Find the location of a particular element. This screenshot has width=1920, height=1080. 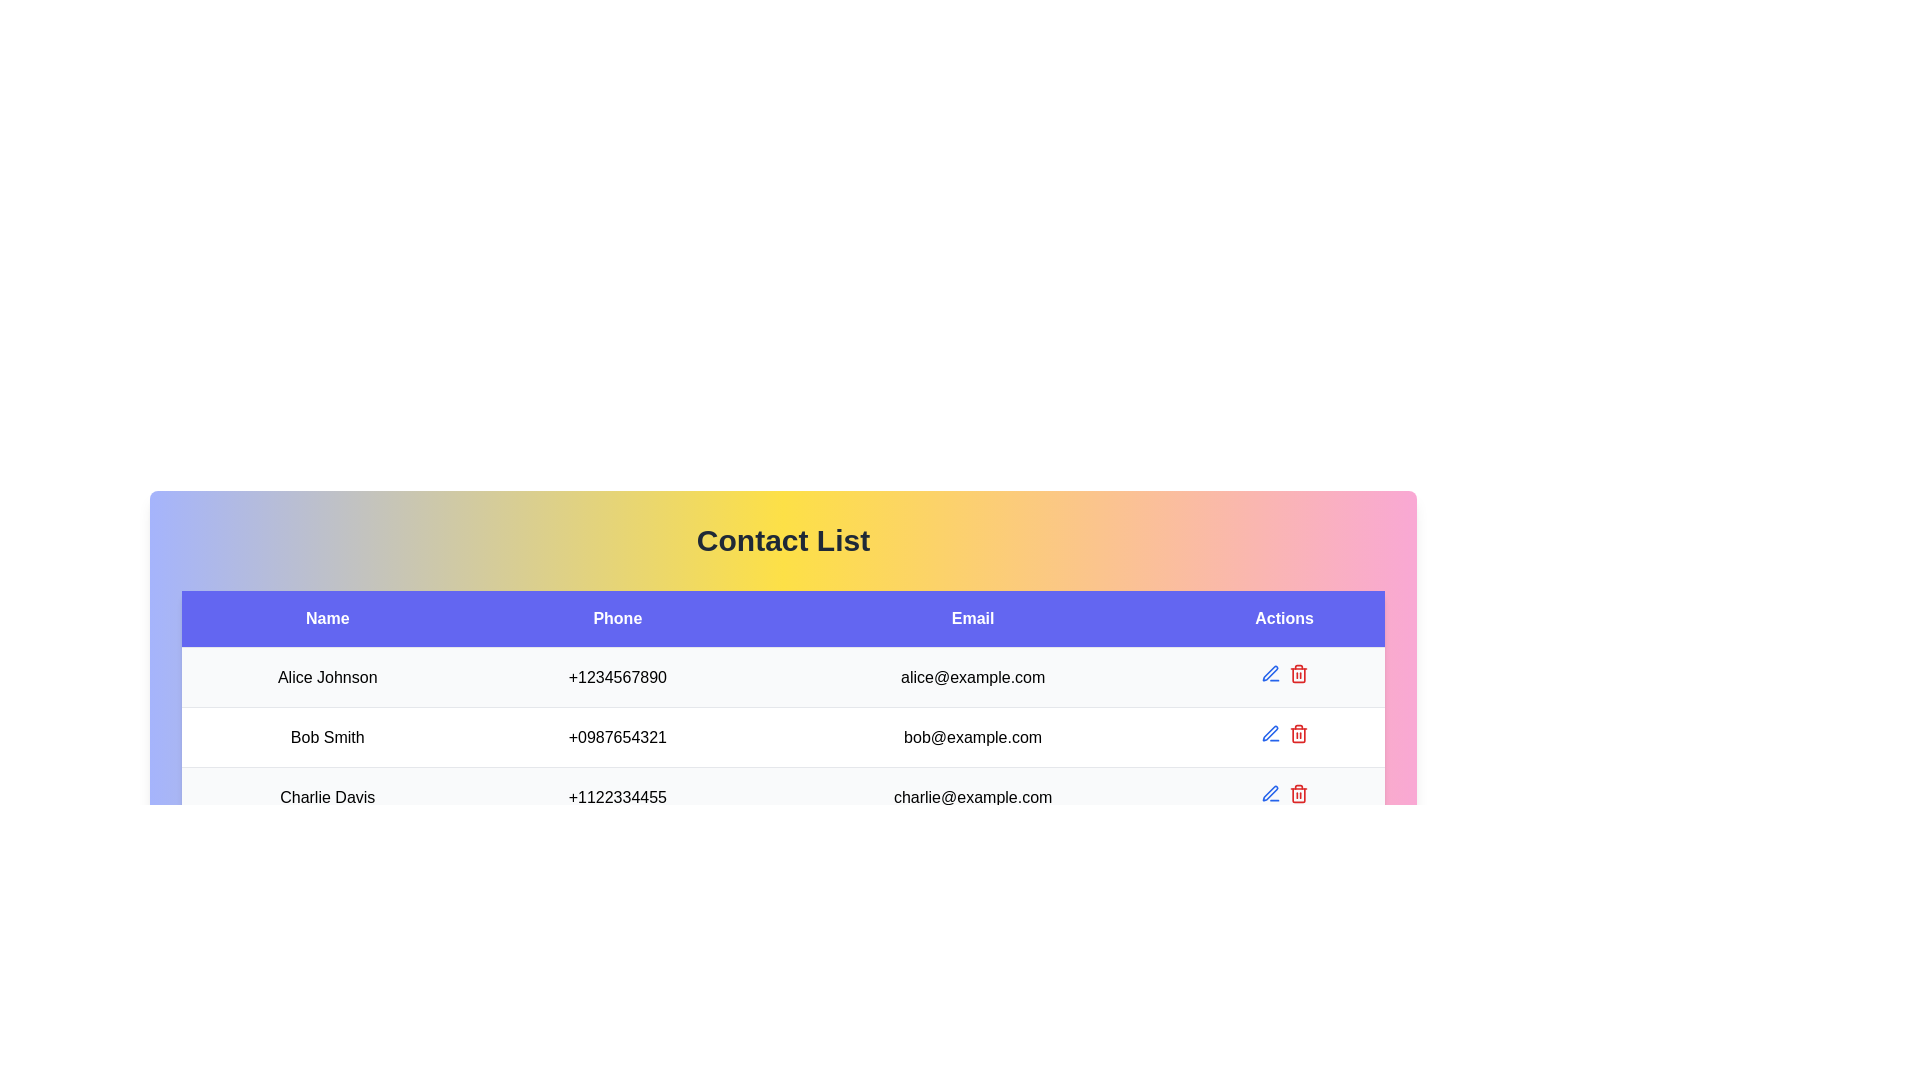

the text label displaying 'Bob Smith' to select the text, which is centrally aligned in its cell under the 'Name' heading is located at coordinates (327, 737).